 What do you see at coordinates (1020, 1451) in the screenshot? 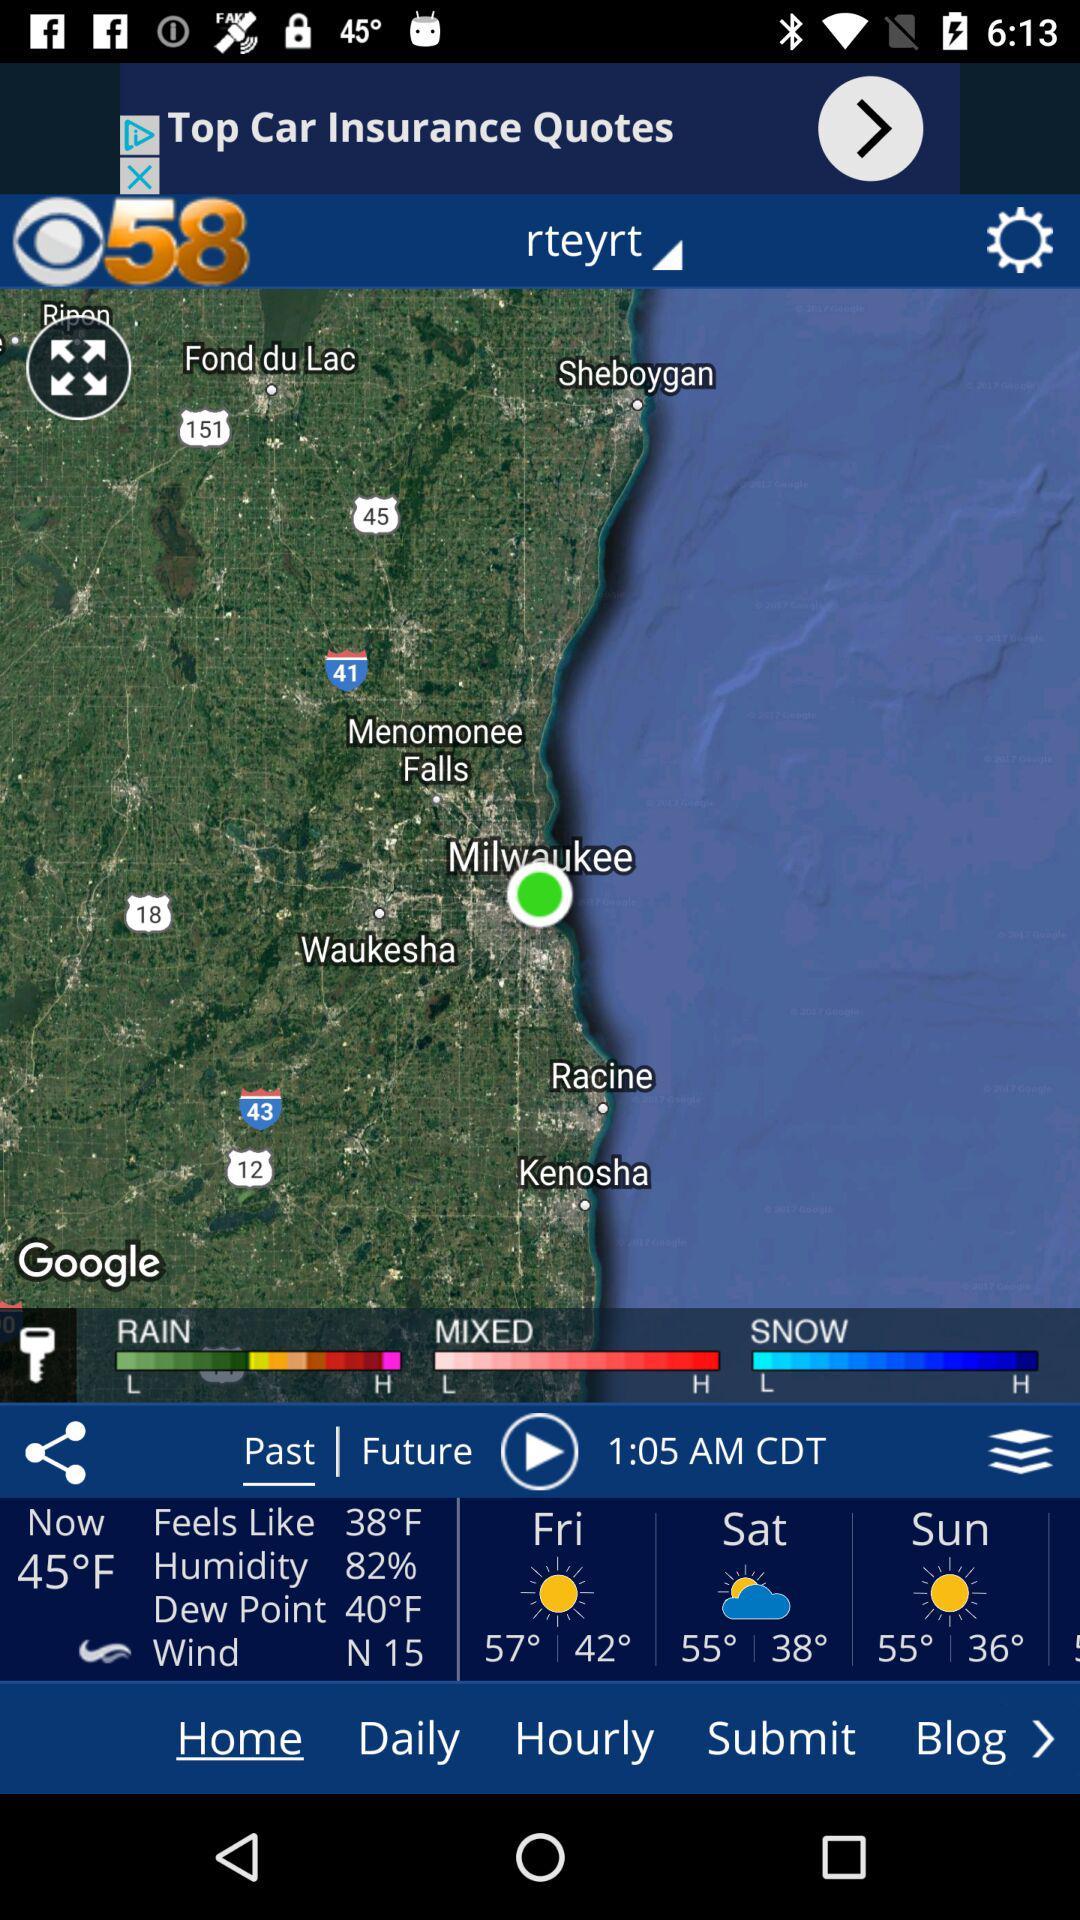
I see `layers` at bounding box center [1020, 1451].